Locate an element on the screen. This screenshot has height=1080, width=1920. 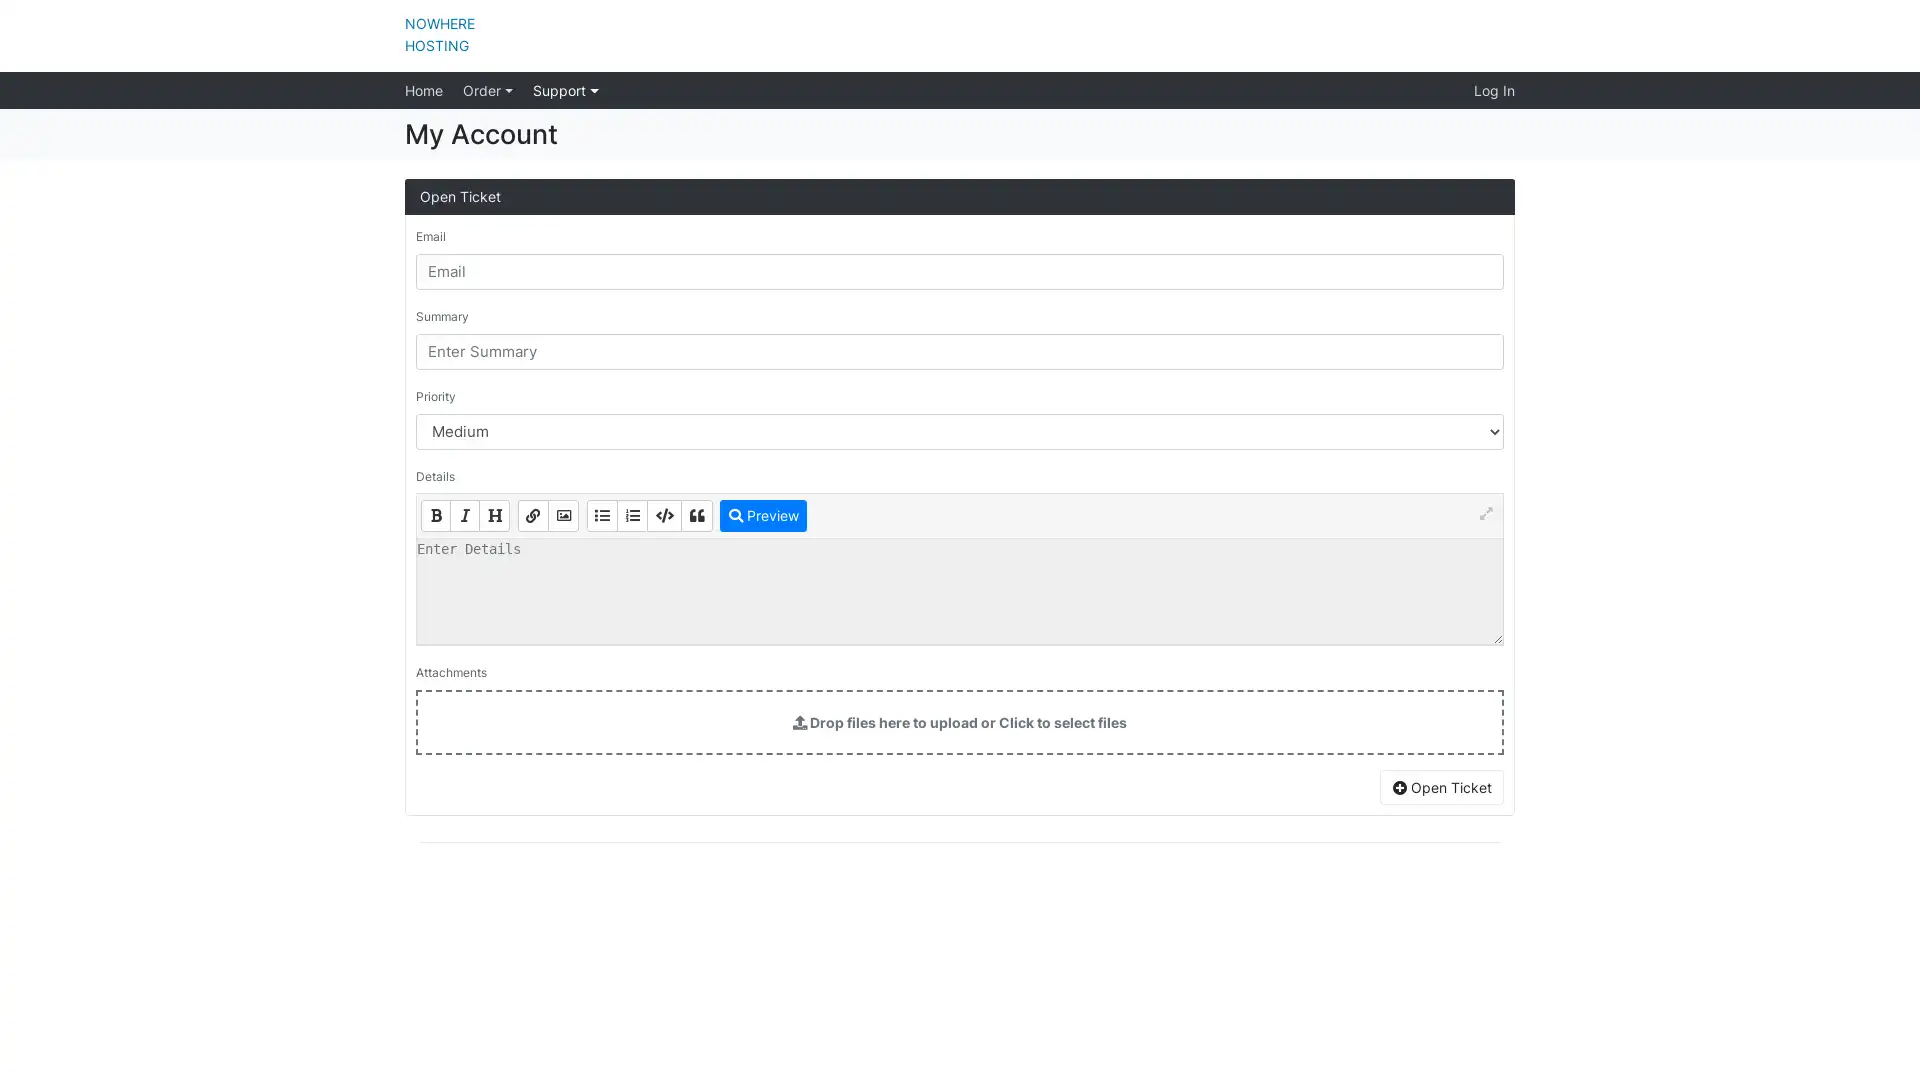
Open Ticket is located at coordinates (1441, 786).